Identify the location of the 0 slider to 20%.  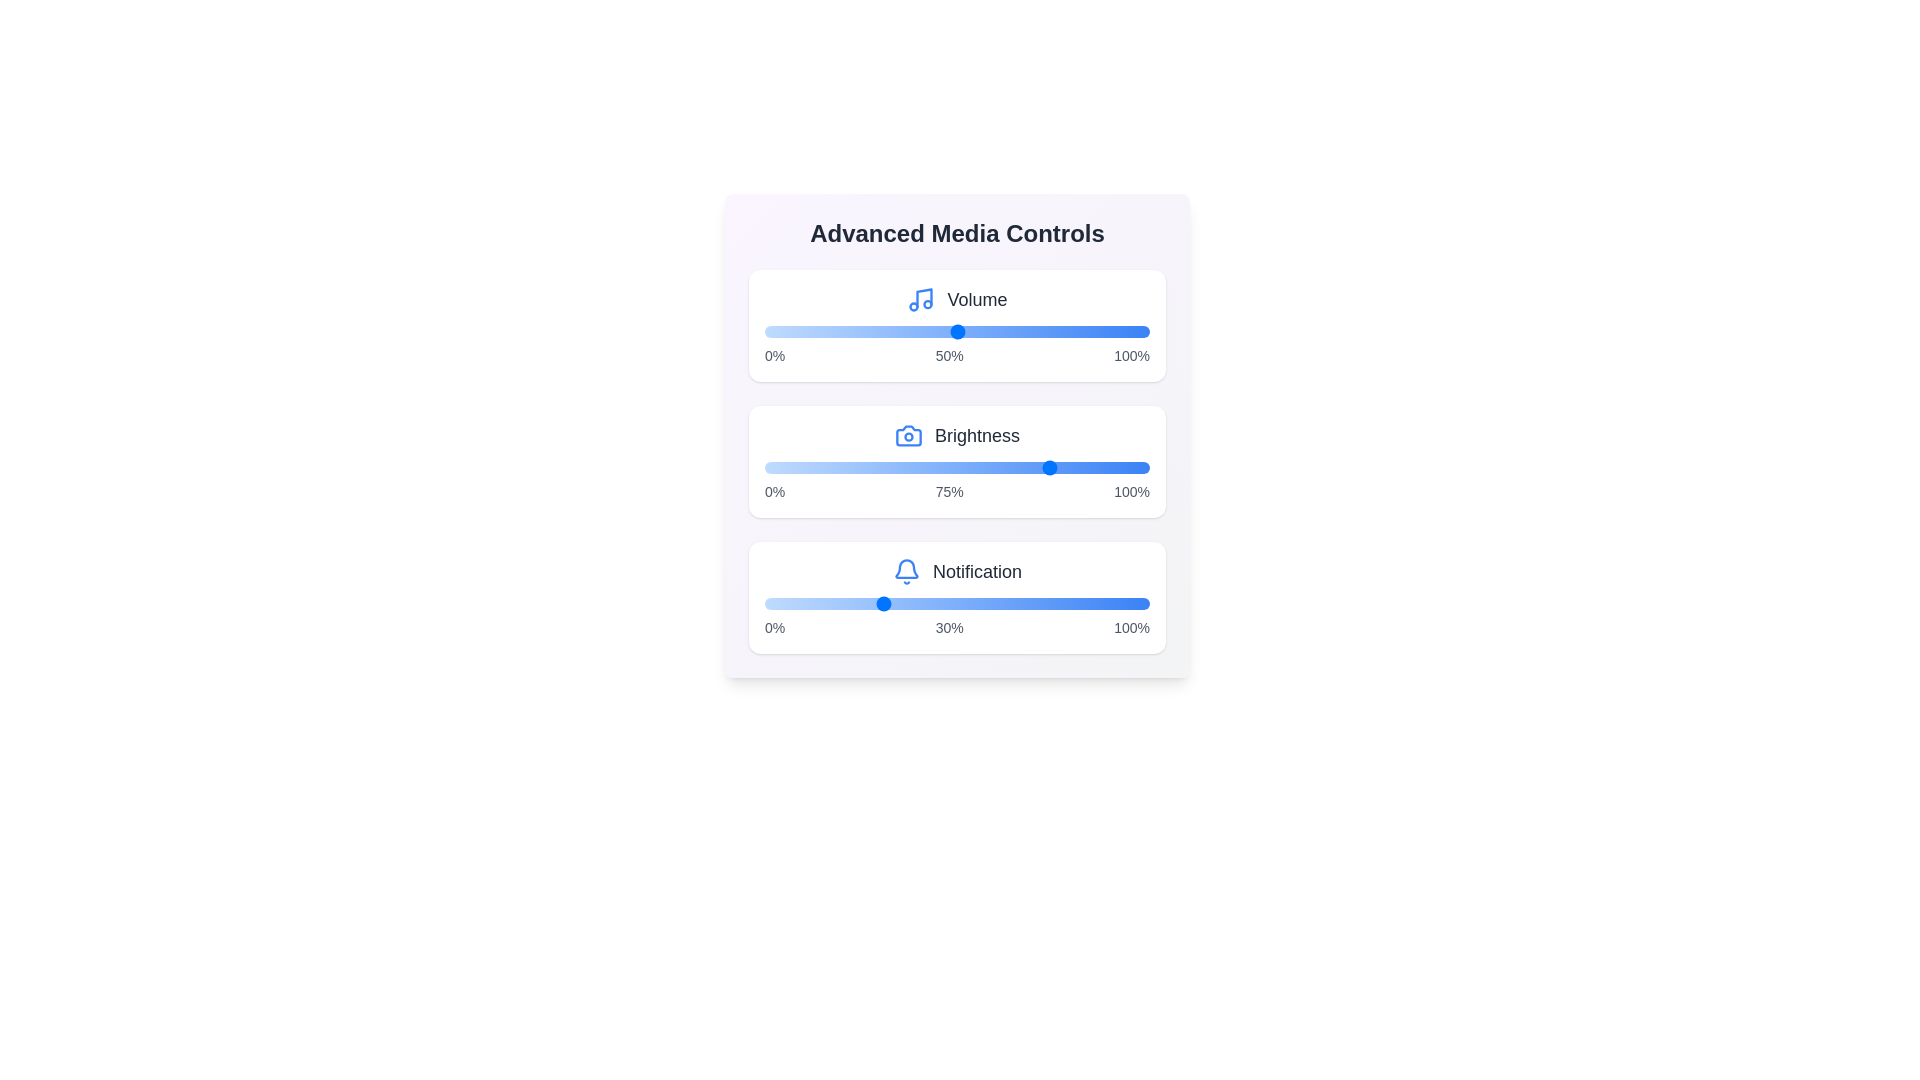
(841, 330).